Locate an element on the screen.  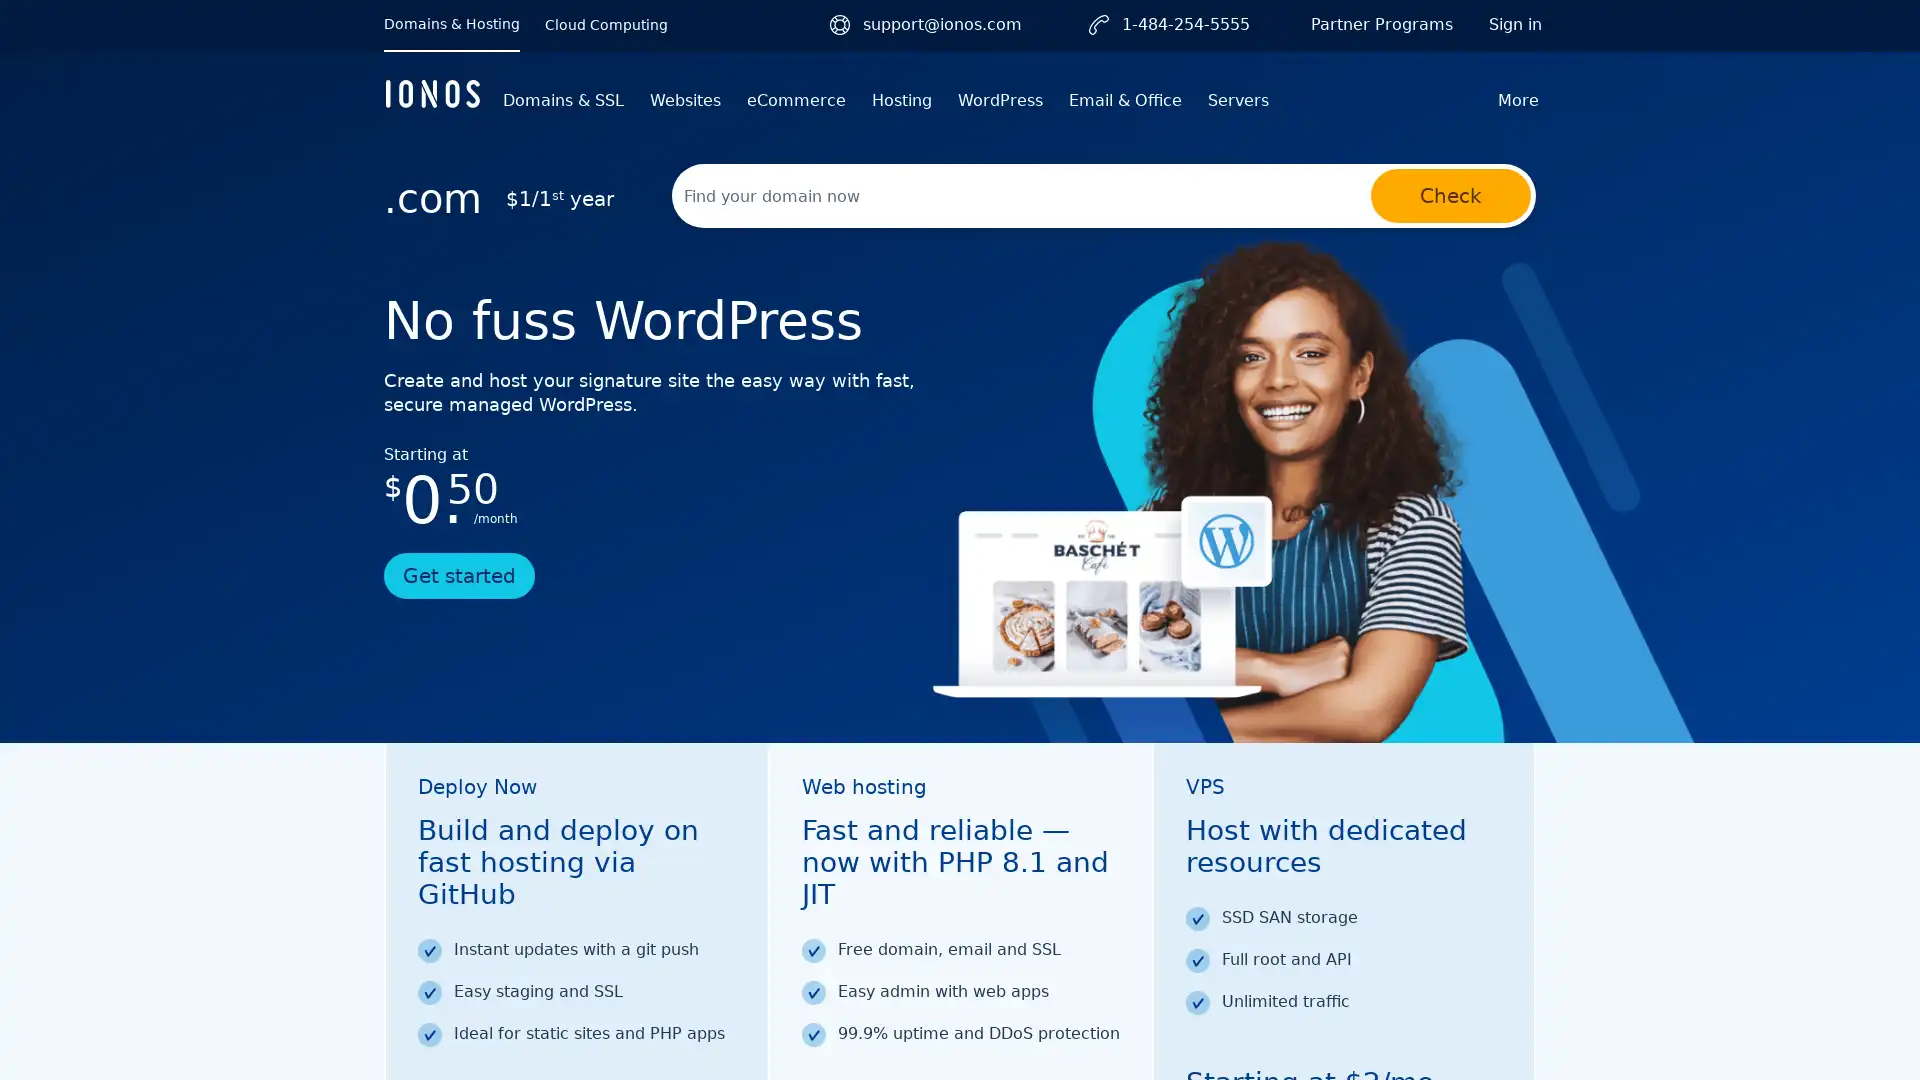
WordPress is located at coordinates (983, 100).